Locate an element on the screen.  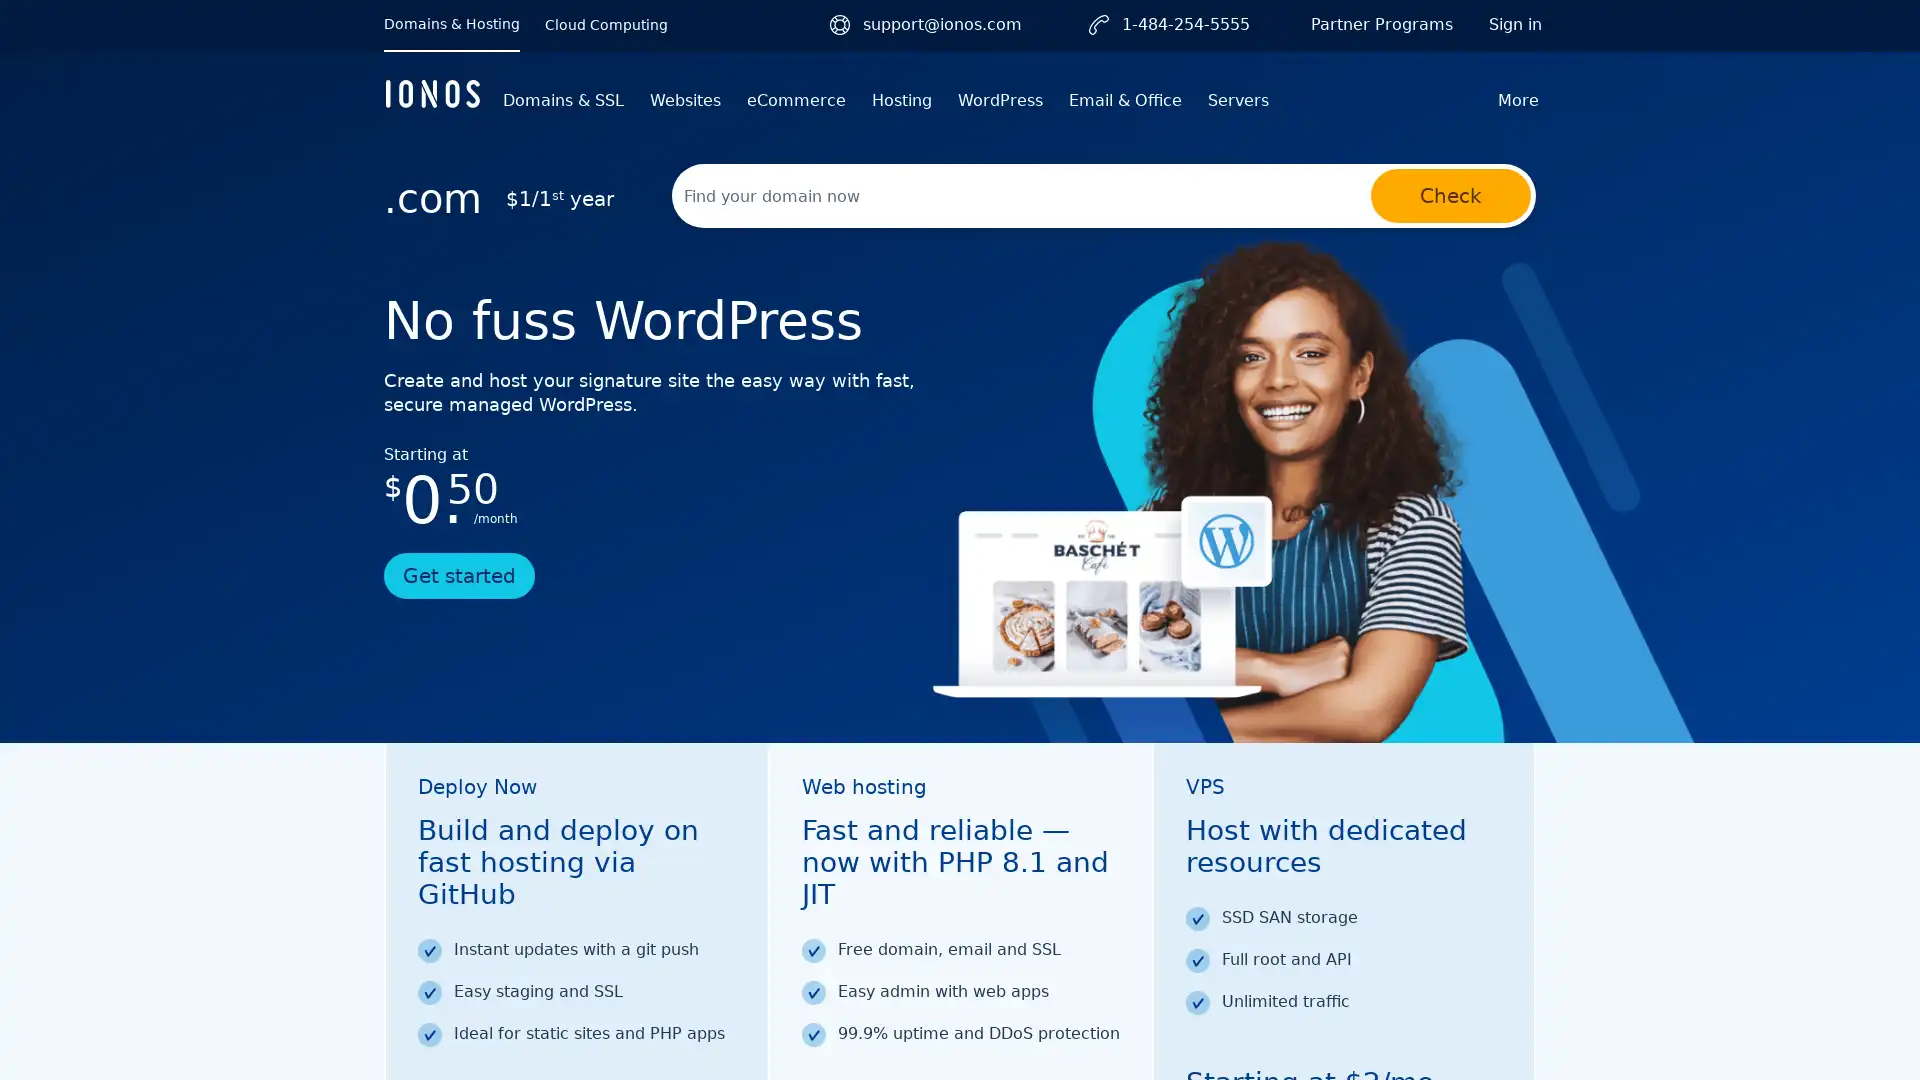
WordPress is located at coordinates (983, 100).